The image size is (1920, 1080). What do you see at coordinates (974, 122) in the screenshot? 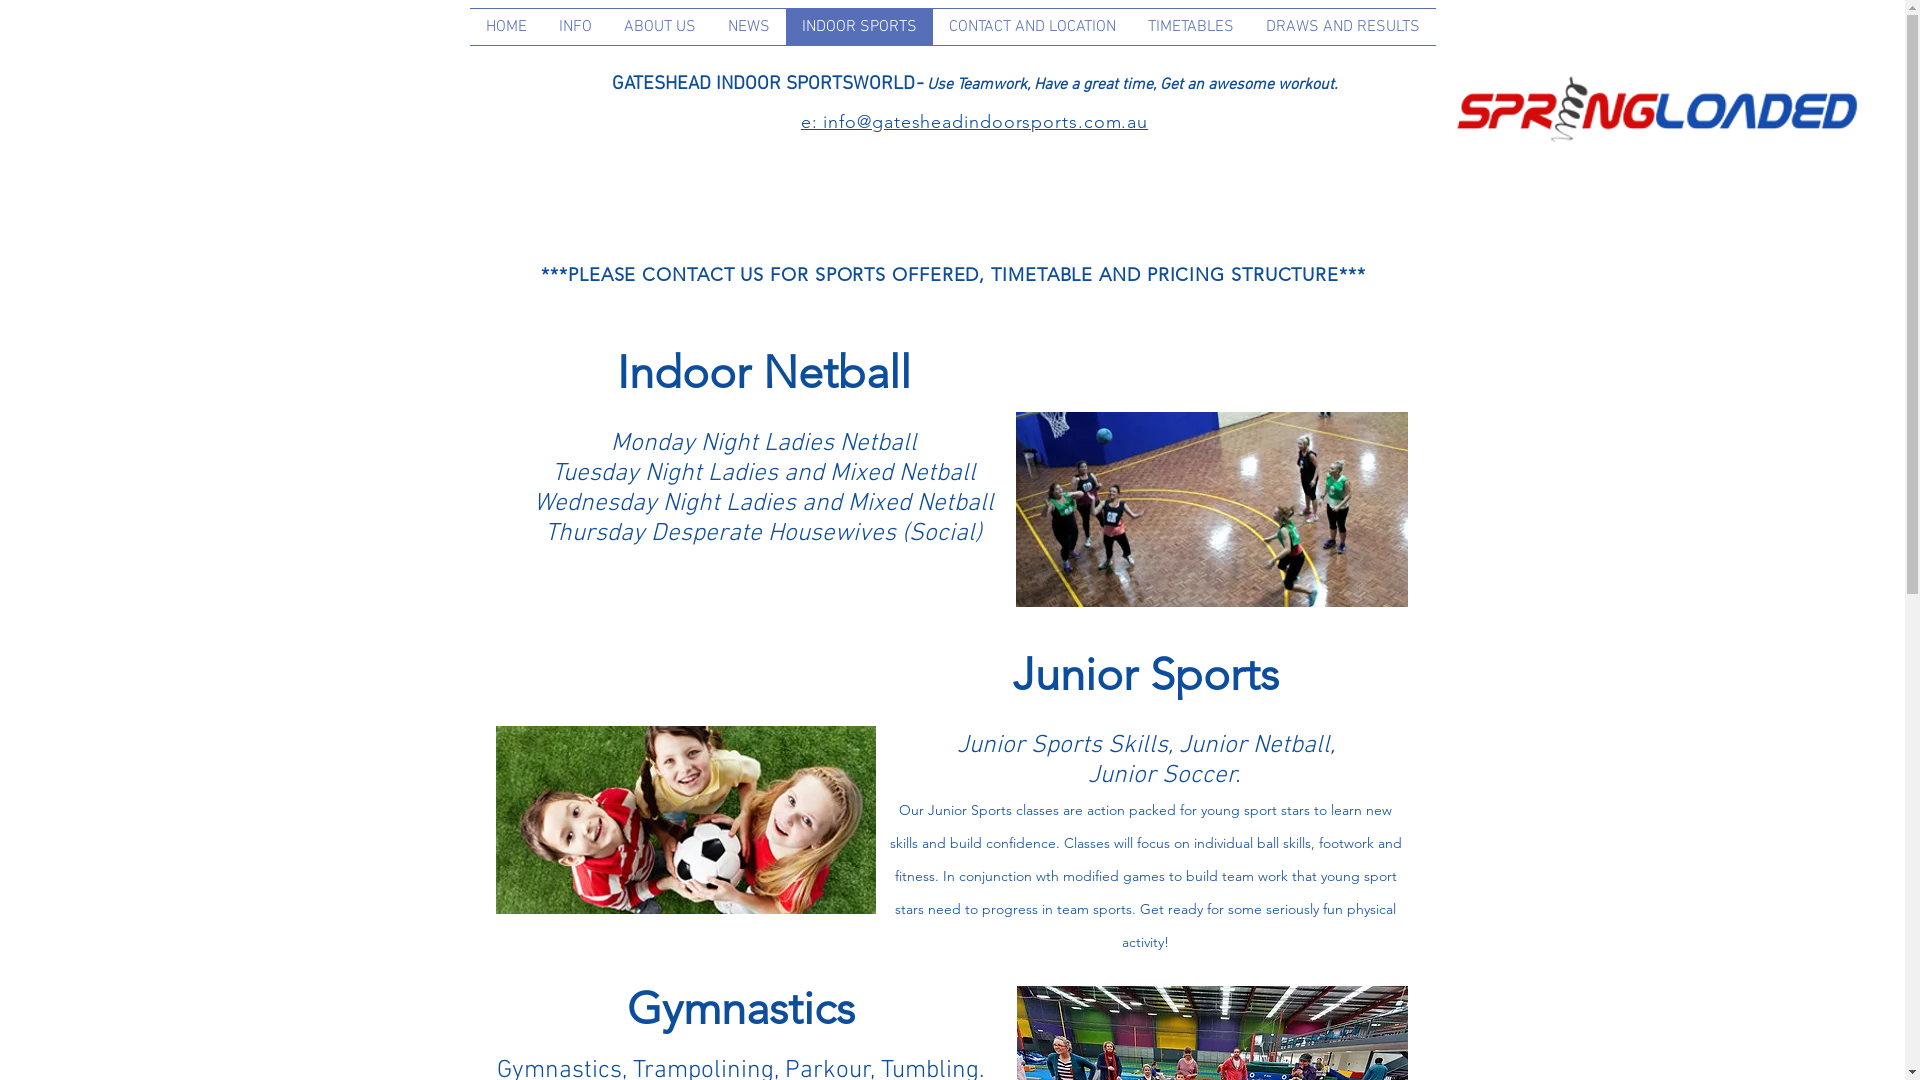
I see `'e: info@gatesheadindoorsports.com.au'` at bounding box center [974, 122].